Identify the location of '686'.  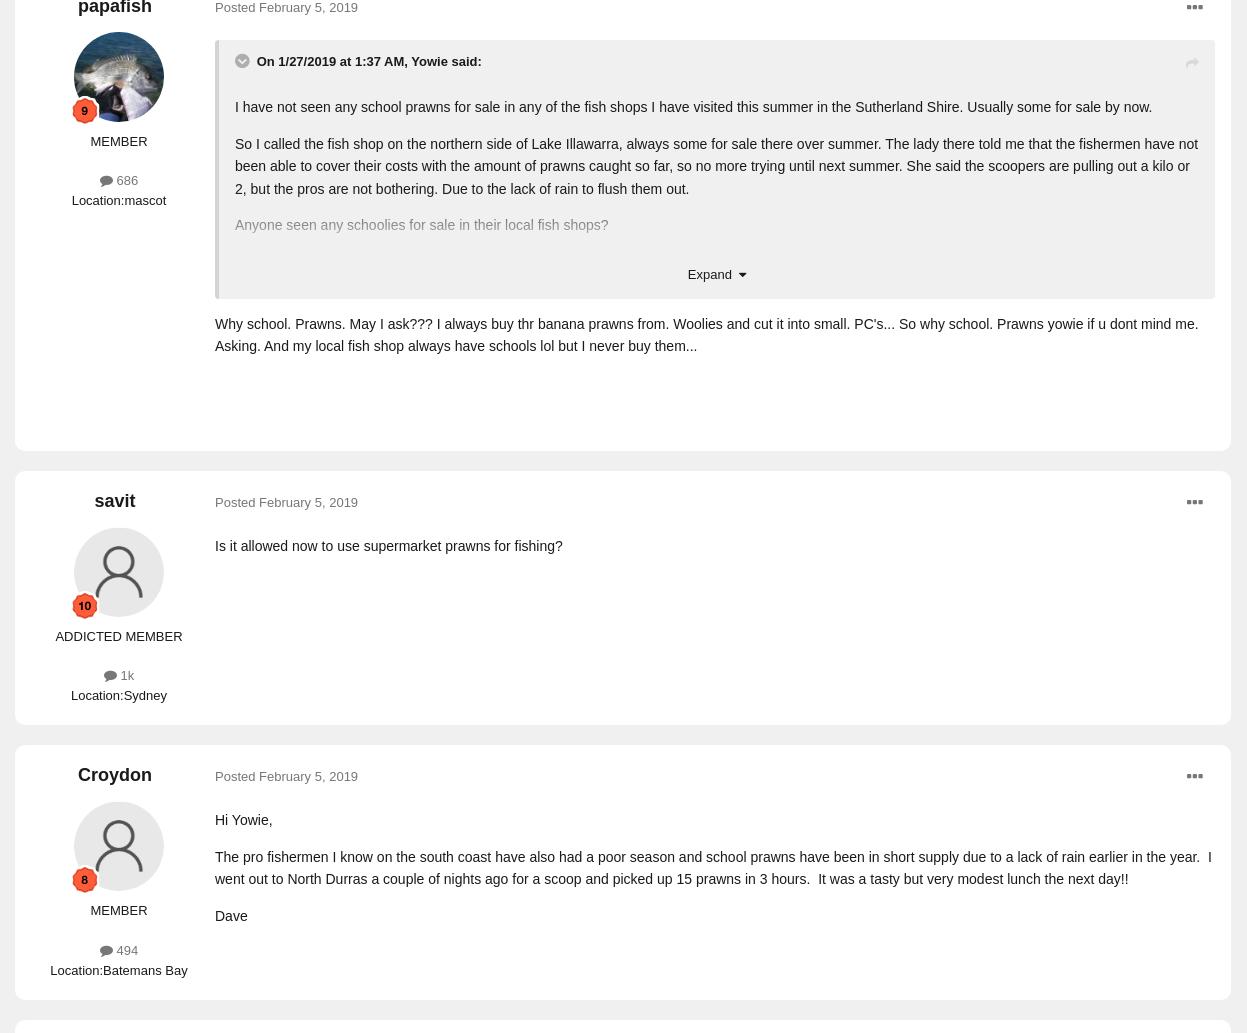
(124, 179).